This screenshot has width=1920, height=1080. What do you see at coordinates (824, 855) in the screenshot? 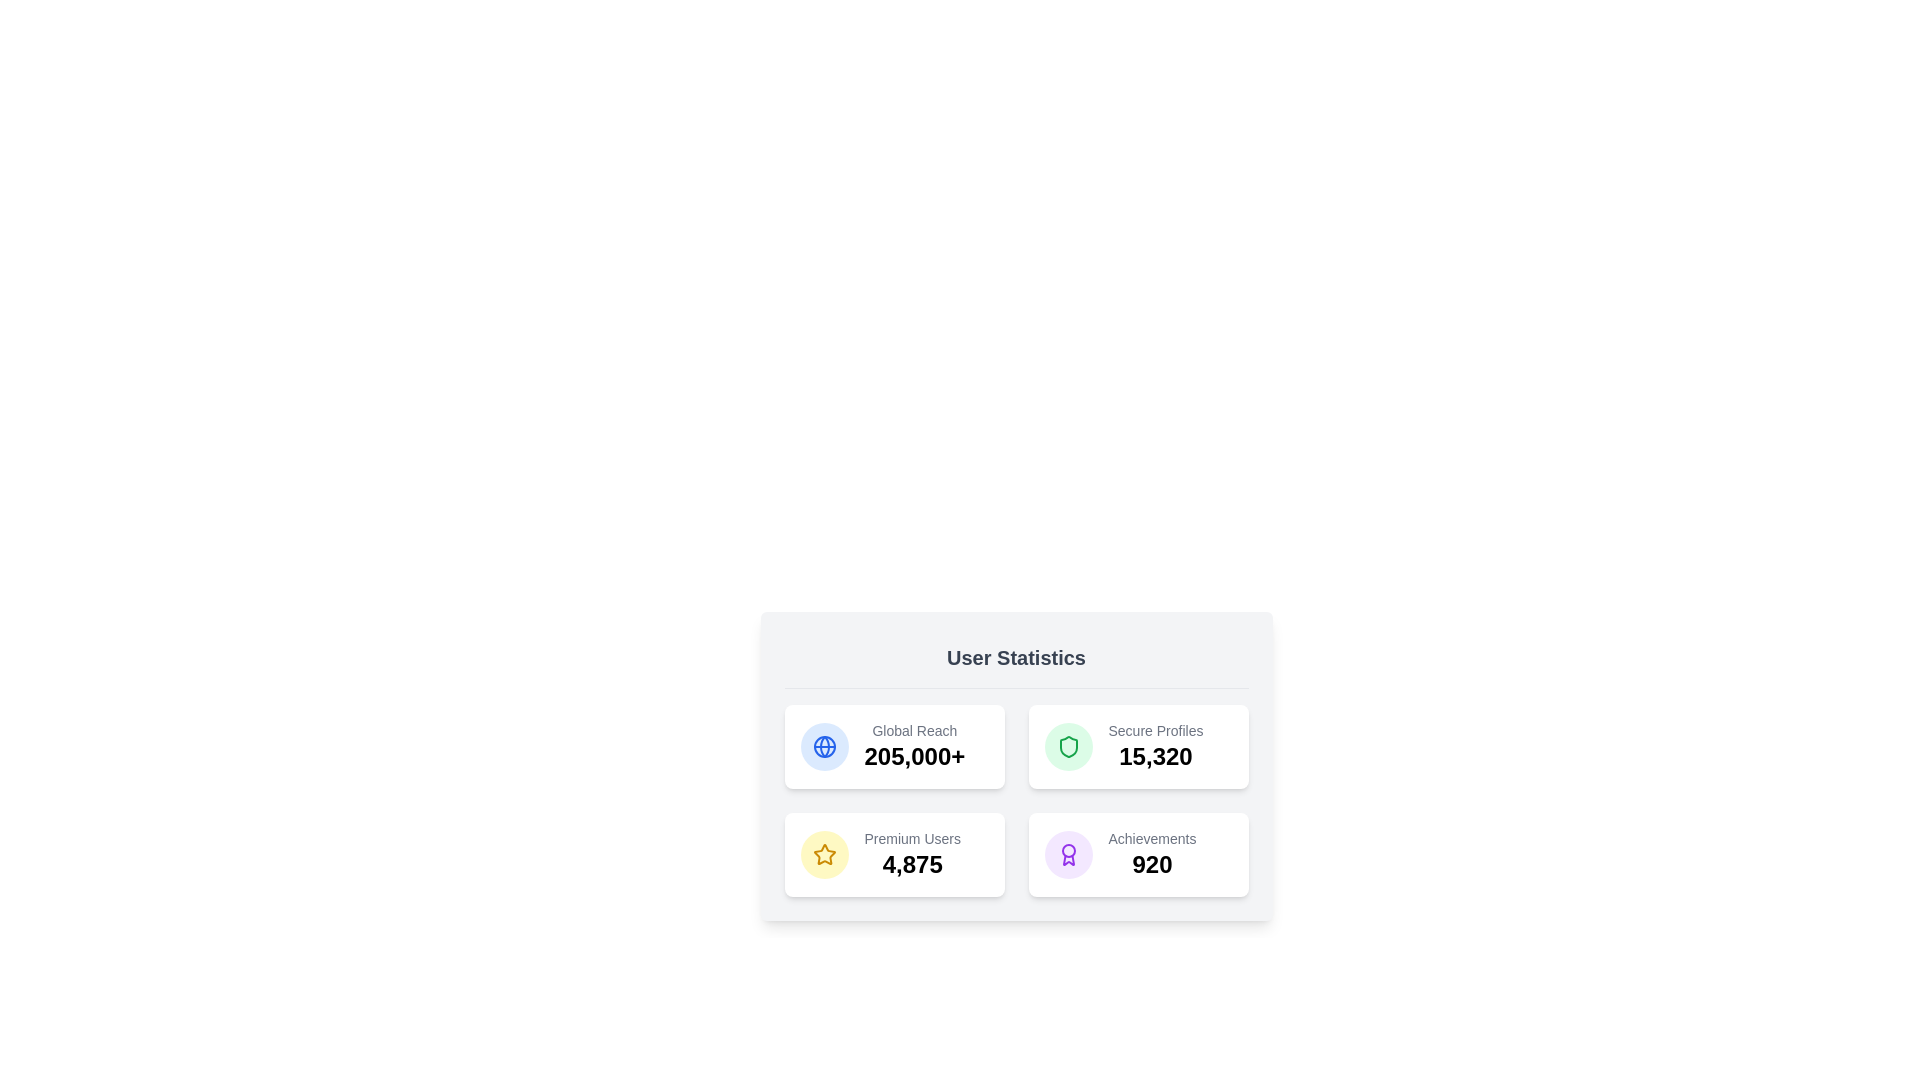
I see `the golden star icon within a circular yellow background, which is the leftmost icon in the bottom-left box of the 'User Statistics' section, located above the text 'Premium Users' and '4,875'` at bounding box center [824, 855].